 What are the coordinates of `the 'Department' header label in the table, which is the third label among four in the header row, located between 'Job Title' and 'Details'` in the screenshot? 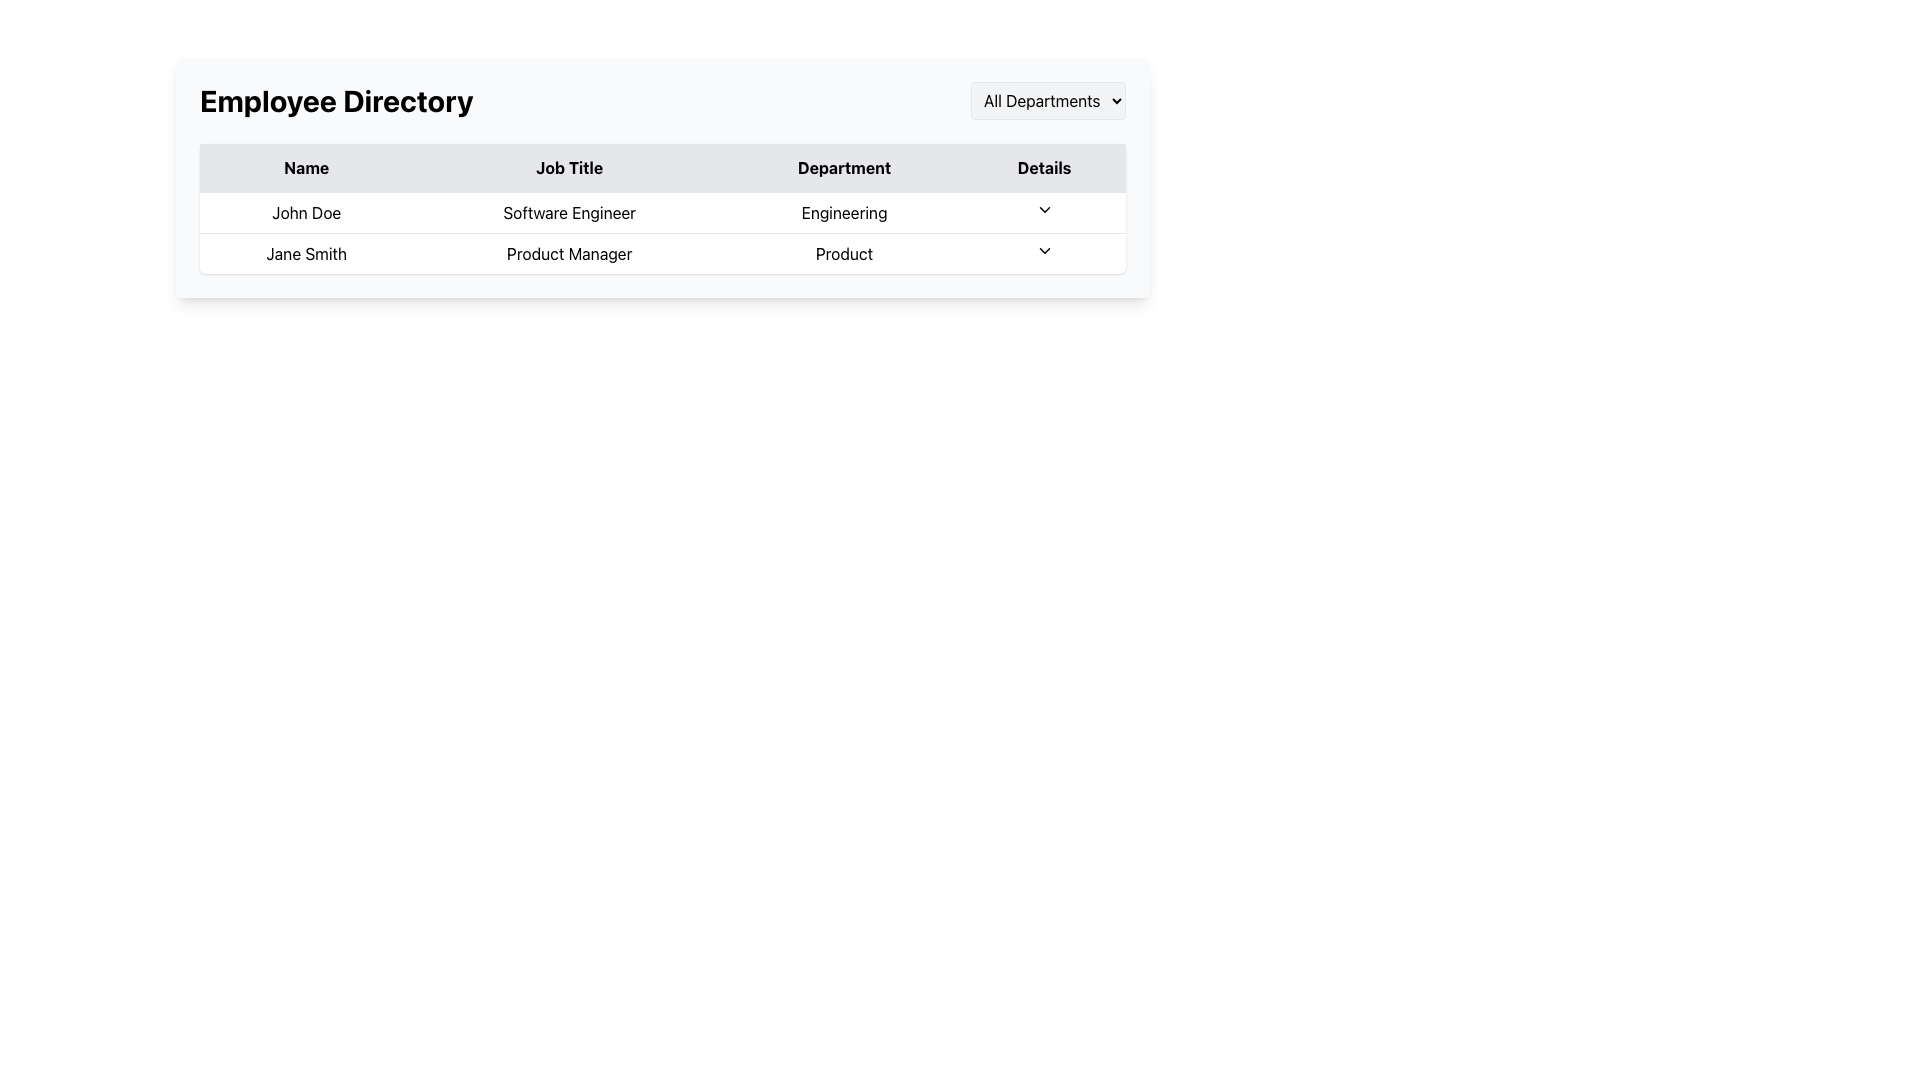 It's located at (844, 167).